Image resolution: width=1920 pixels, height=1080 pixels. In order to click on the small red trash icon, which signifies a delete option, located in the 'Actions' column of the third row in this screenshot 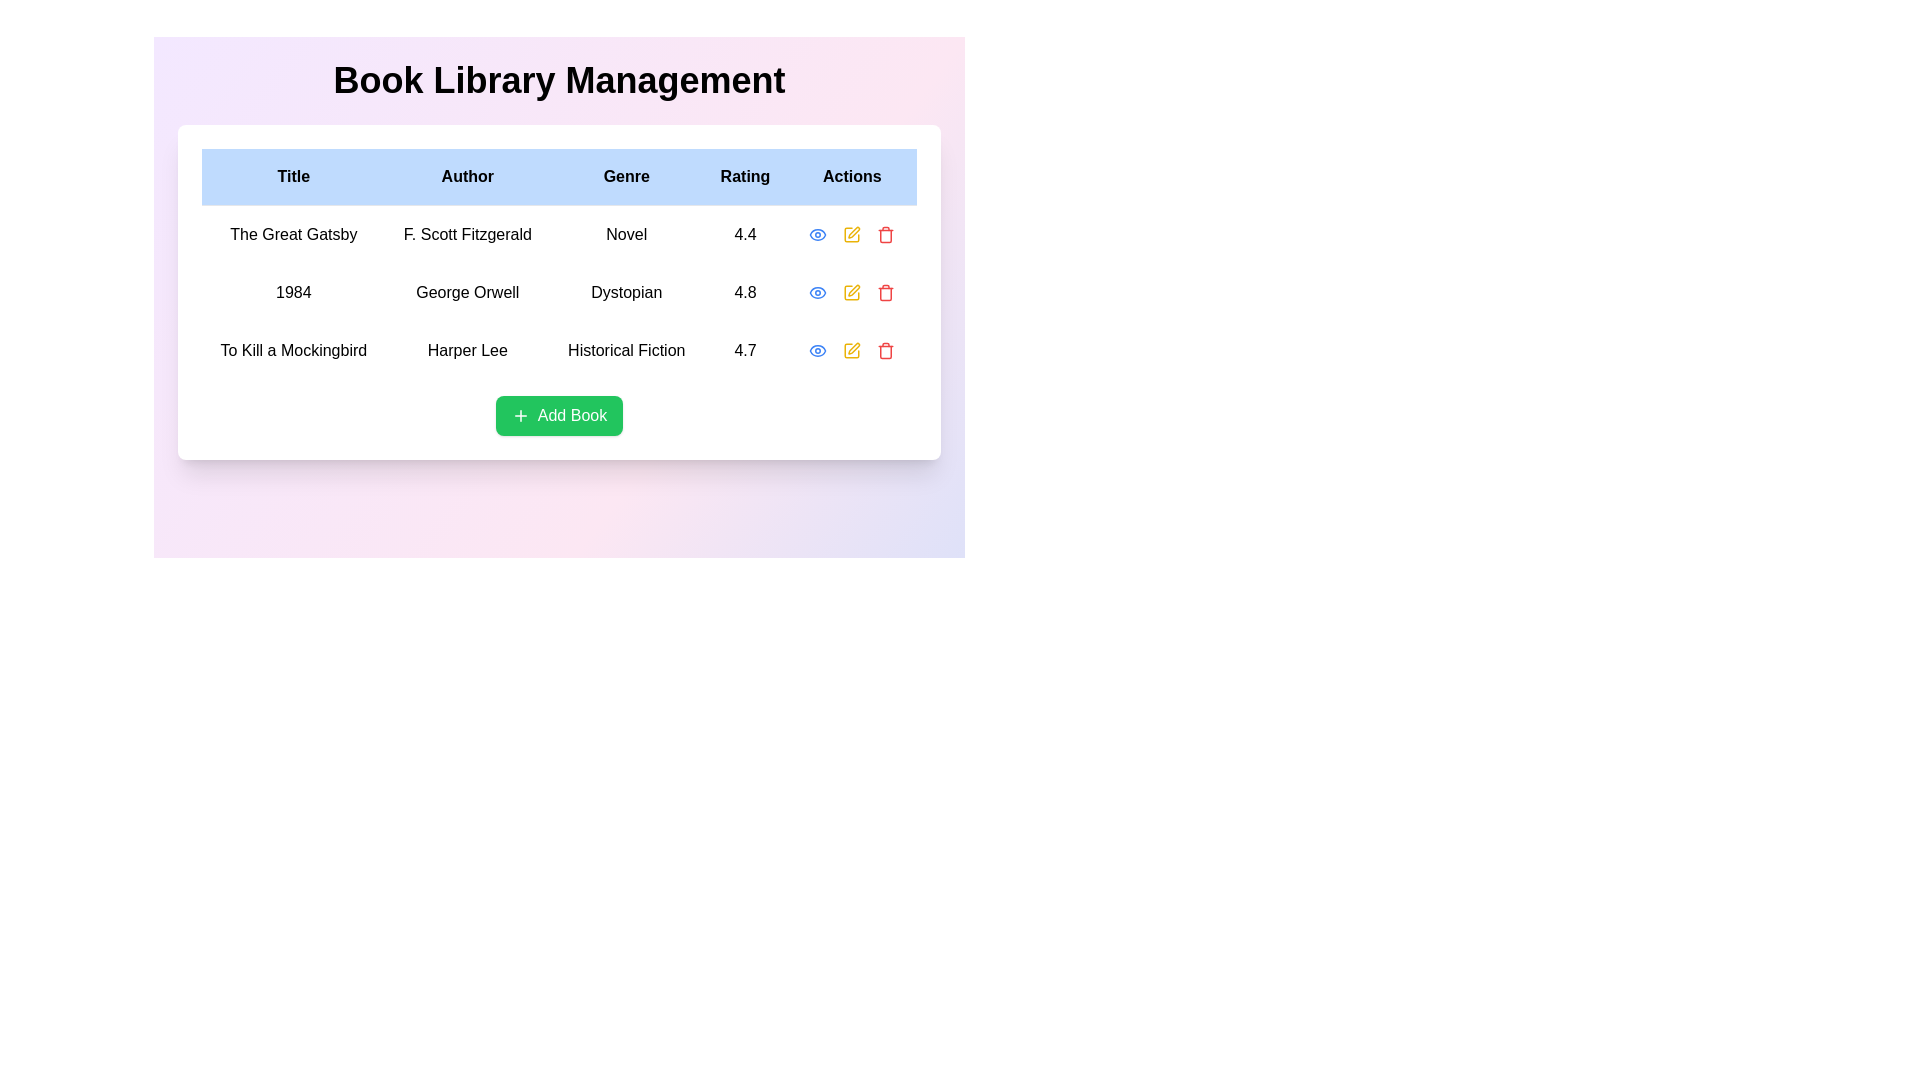, I will do `click(885, 350)`.